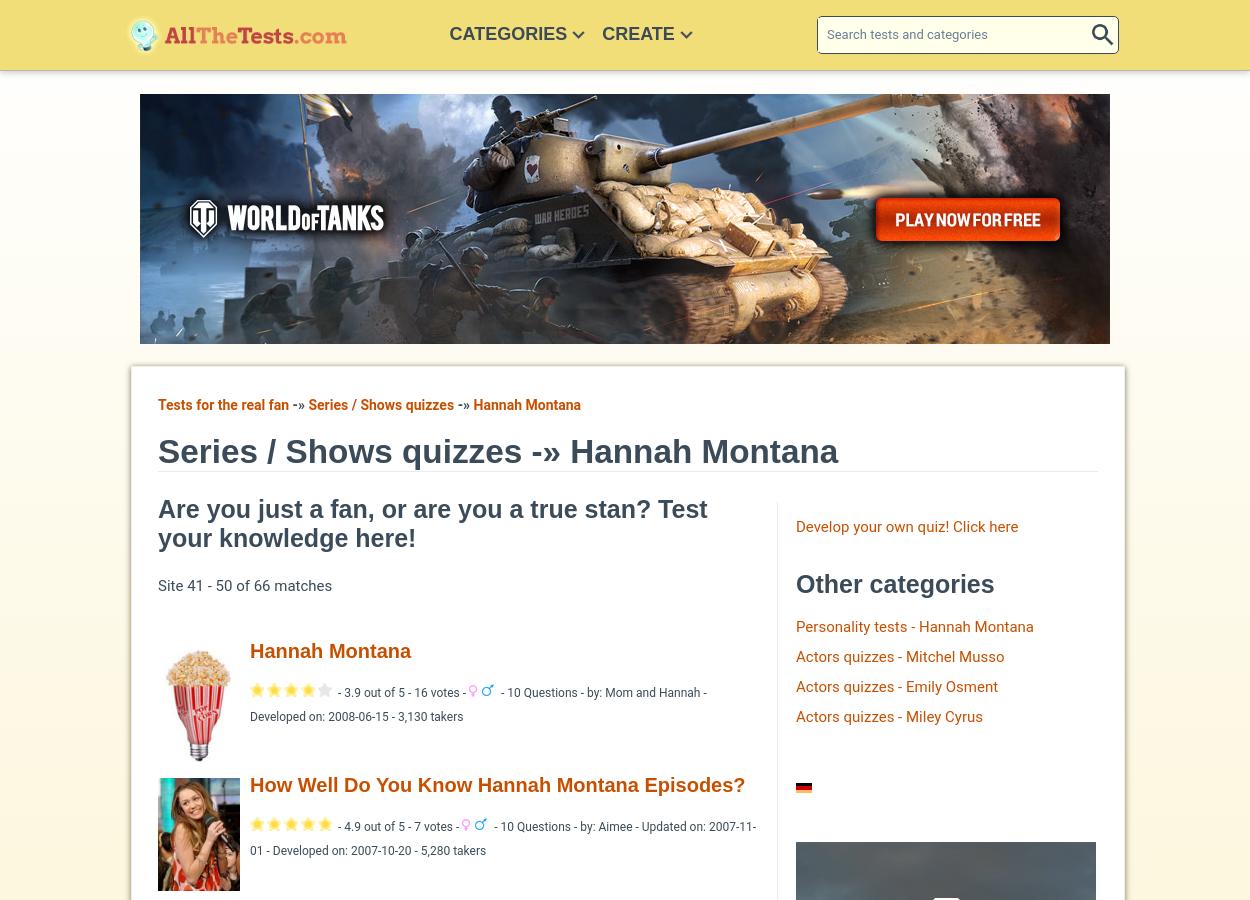 The image size is (1250, 900). Describe the element at coordinates (900, 656) in the screenshot. I see `'Actors quizzes - Mitchel Musso'` at that location.